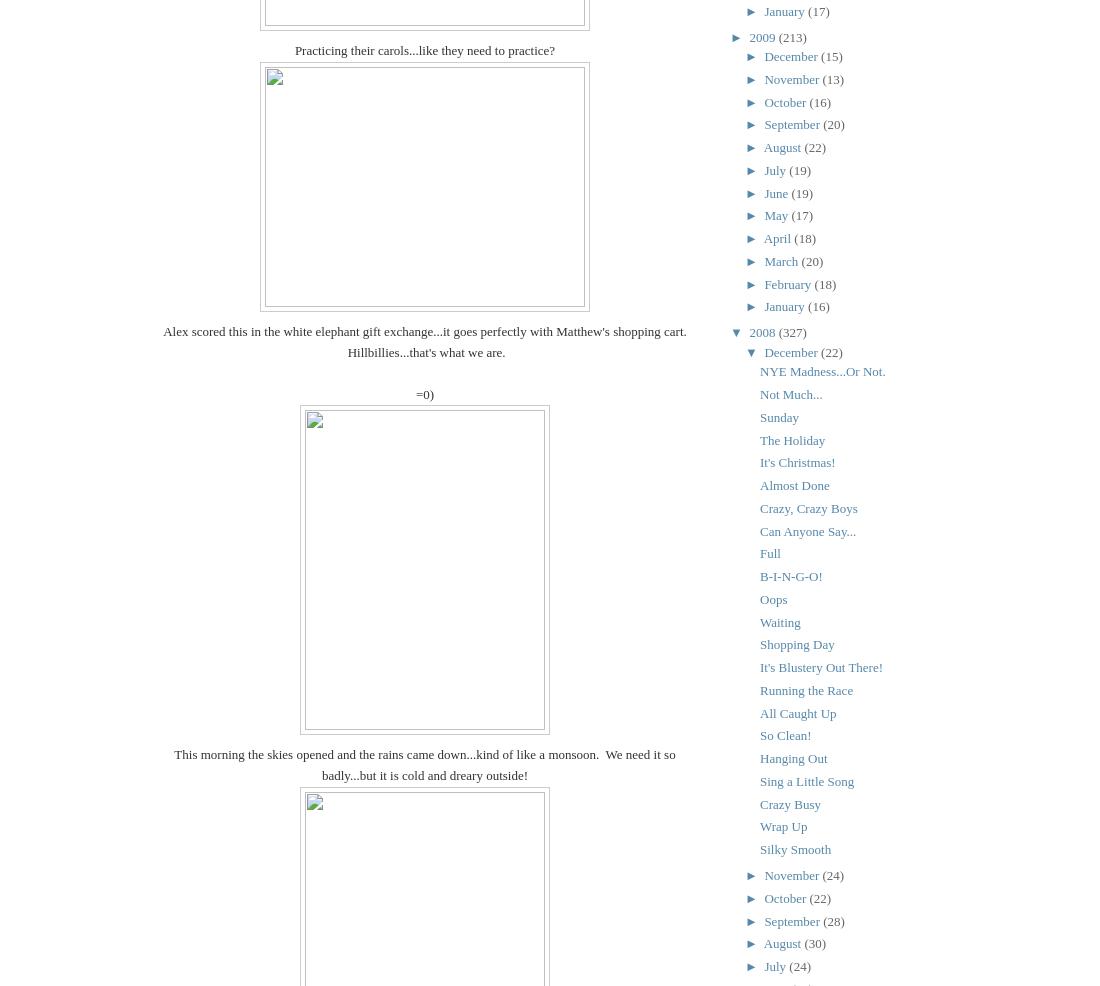  What do you see at coordinates (797, 462) in the screenshot?
I see `'It's Christmas!'` at bounding box center [797, 462].